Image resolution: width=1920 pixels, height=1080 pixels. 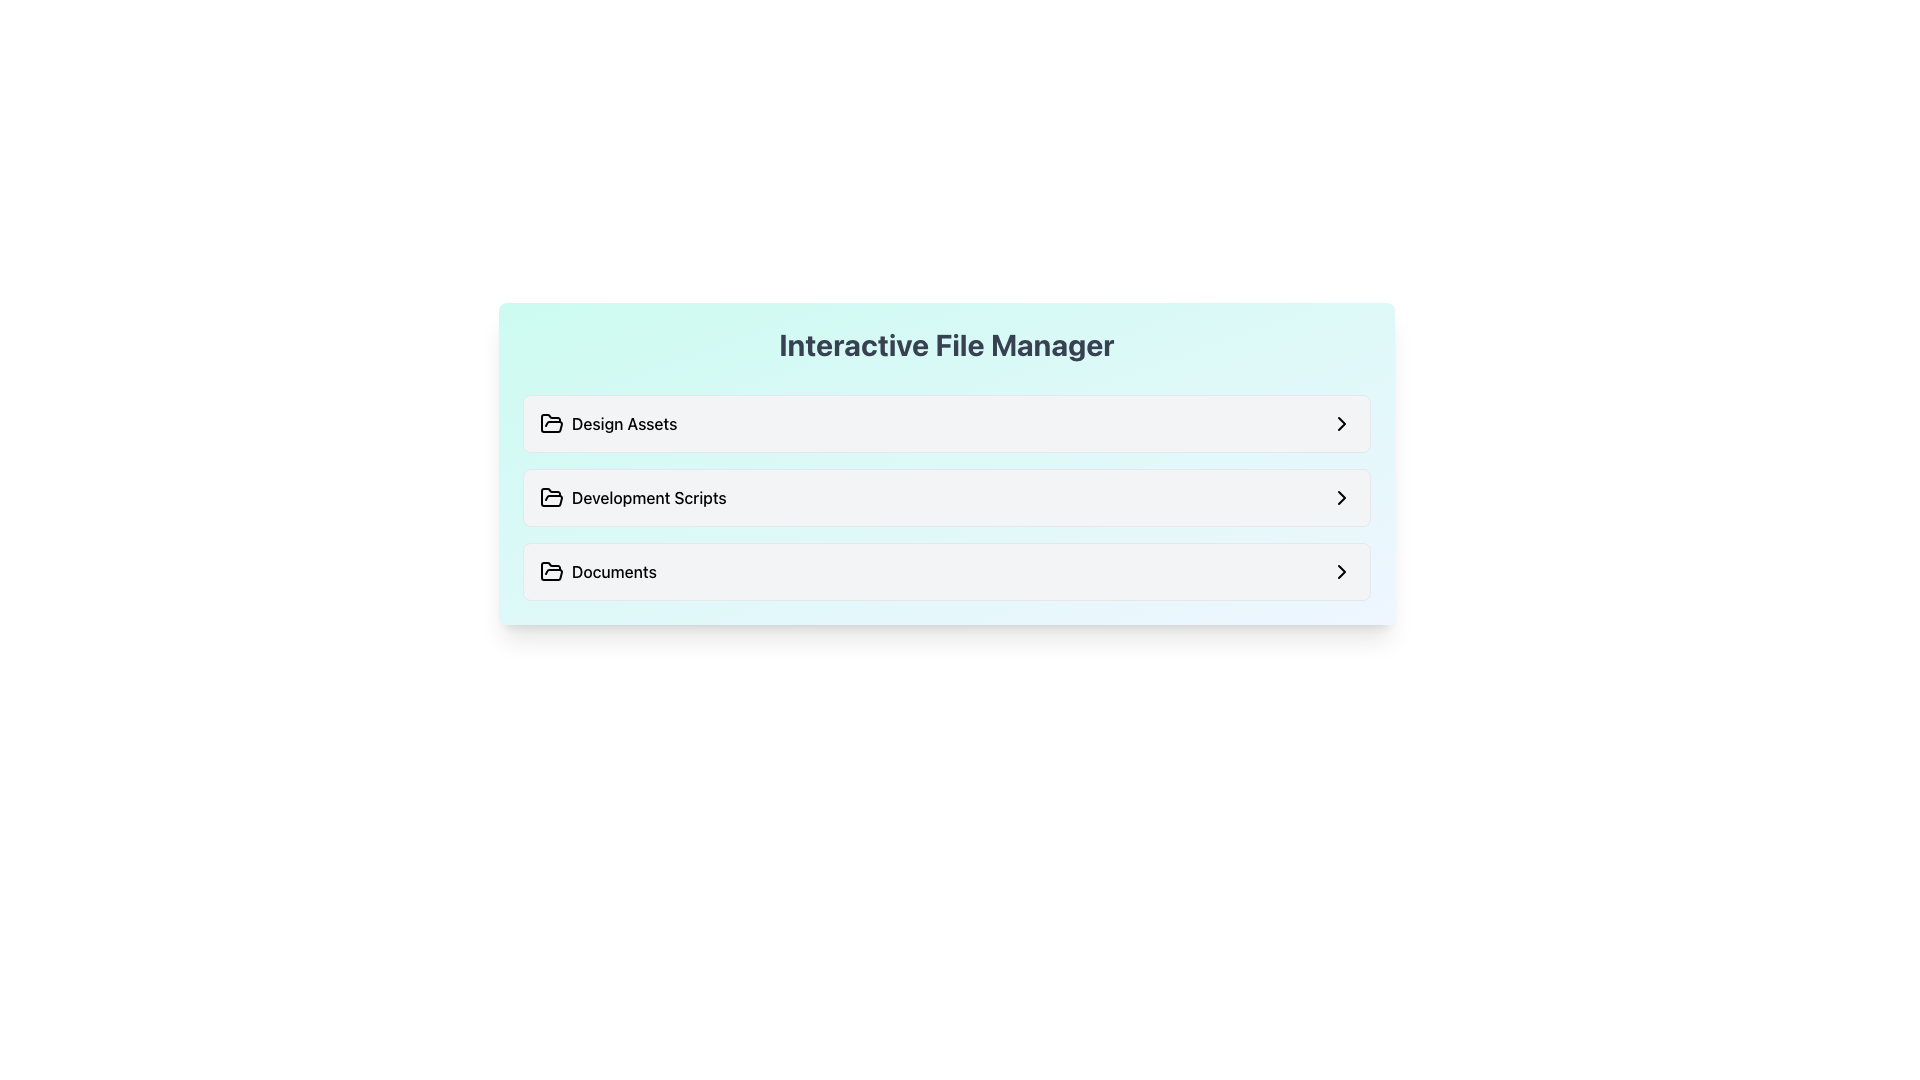 I want to click on the open folder icon located beside the text 'Development Scripts' in the second row of the list, so click(x=552, y=496).